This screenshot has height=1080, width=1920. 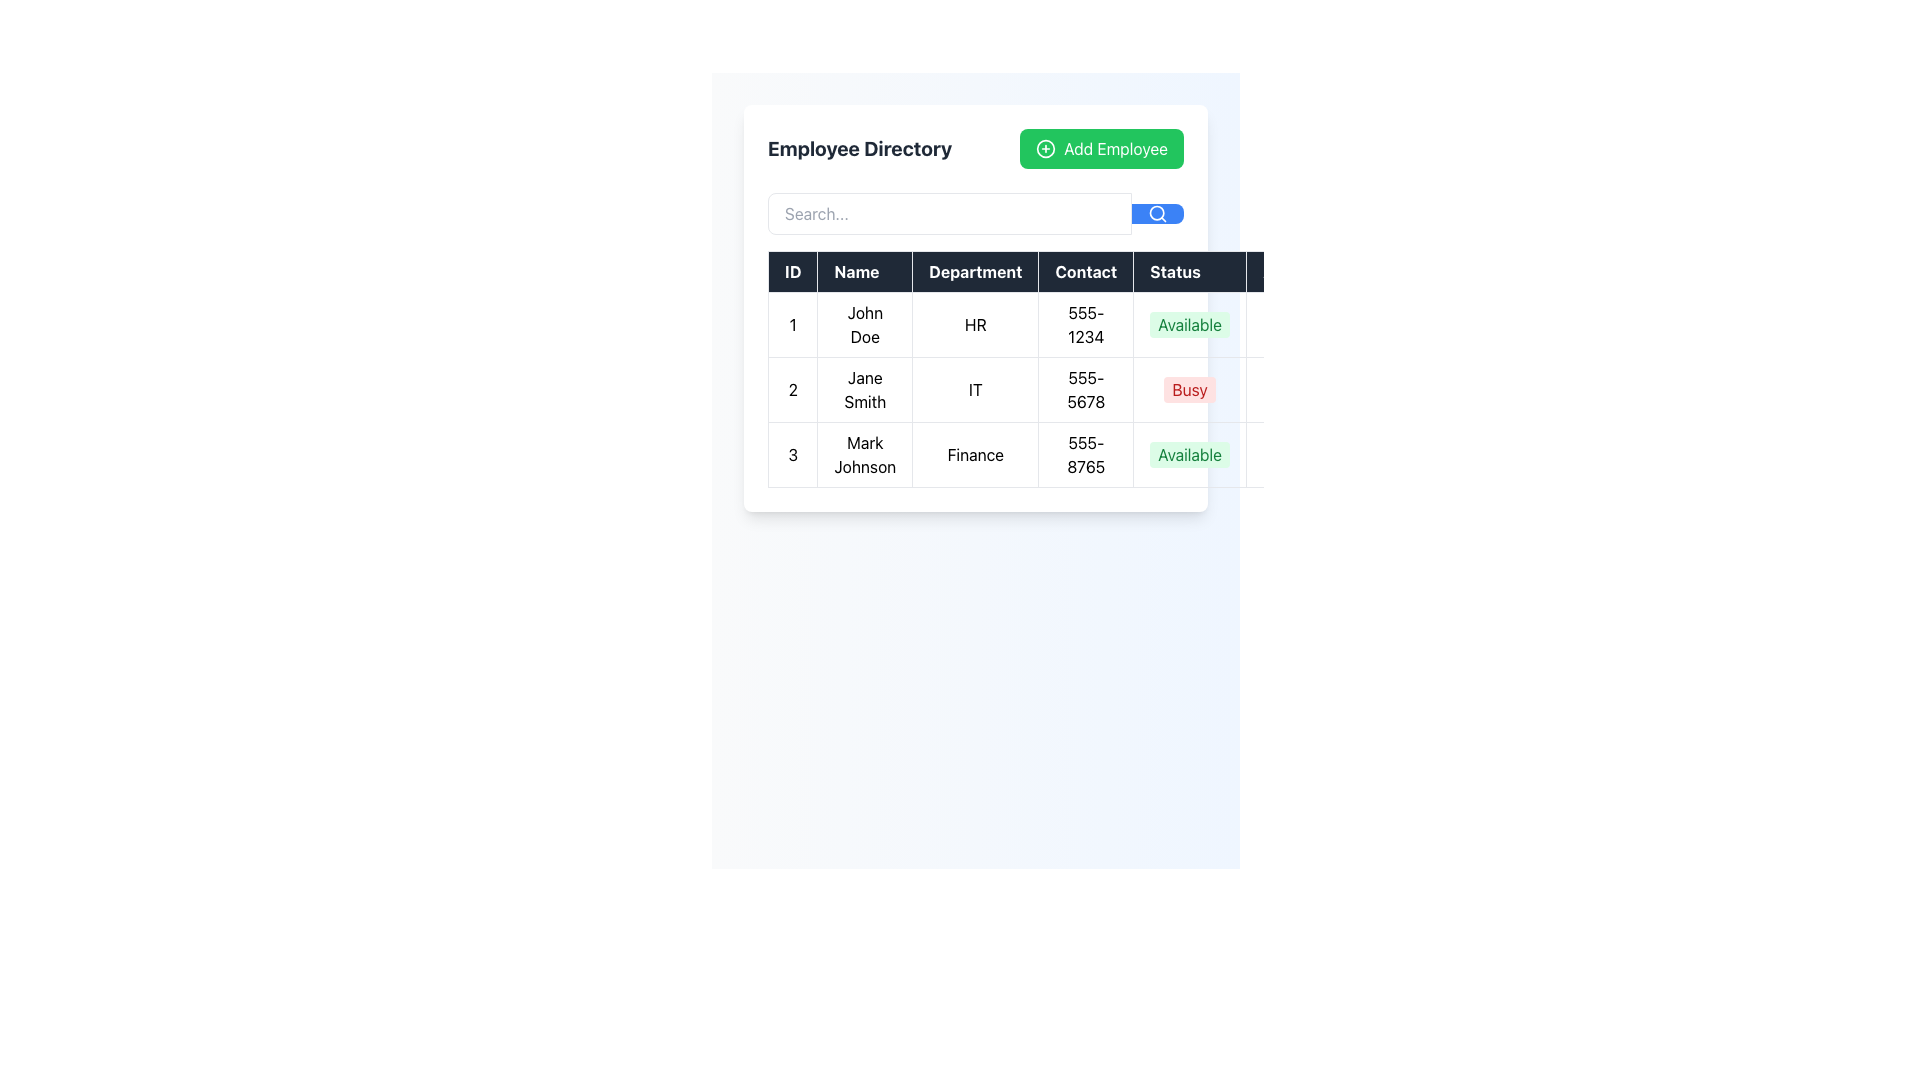 I want to click on the Text cell displaying contact information for 'Mark Johnson' in the 'Employee Directory' to copy the text, so click(x=1084, y=455).